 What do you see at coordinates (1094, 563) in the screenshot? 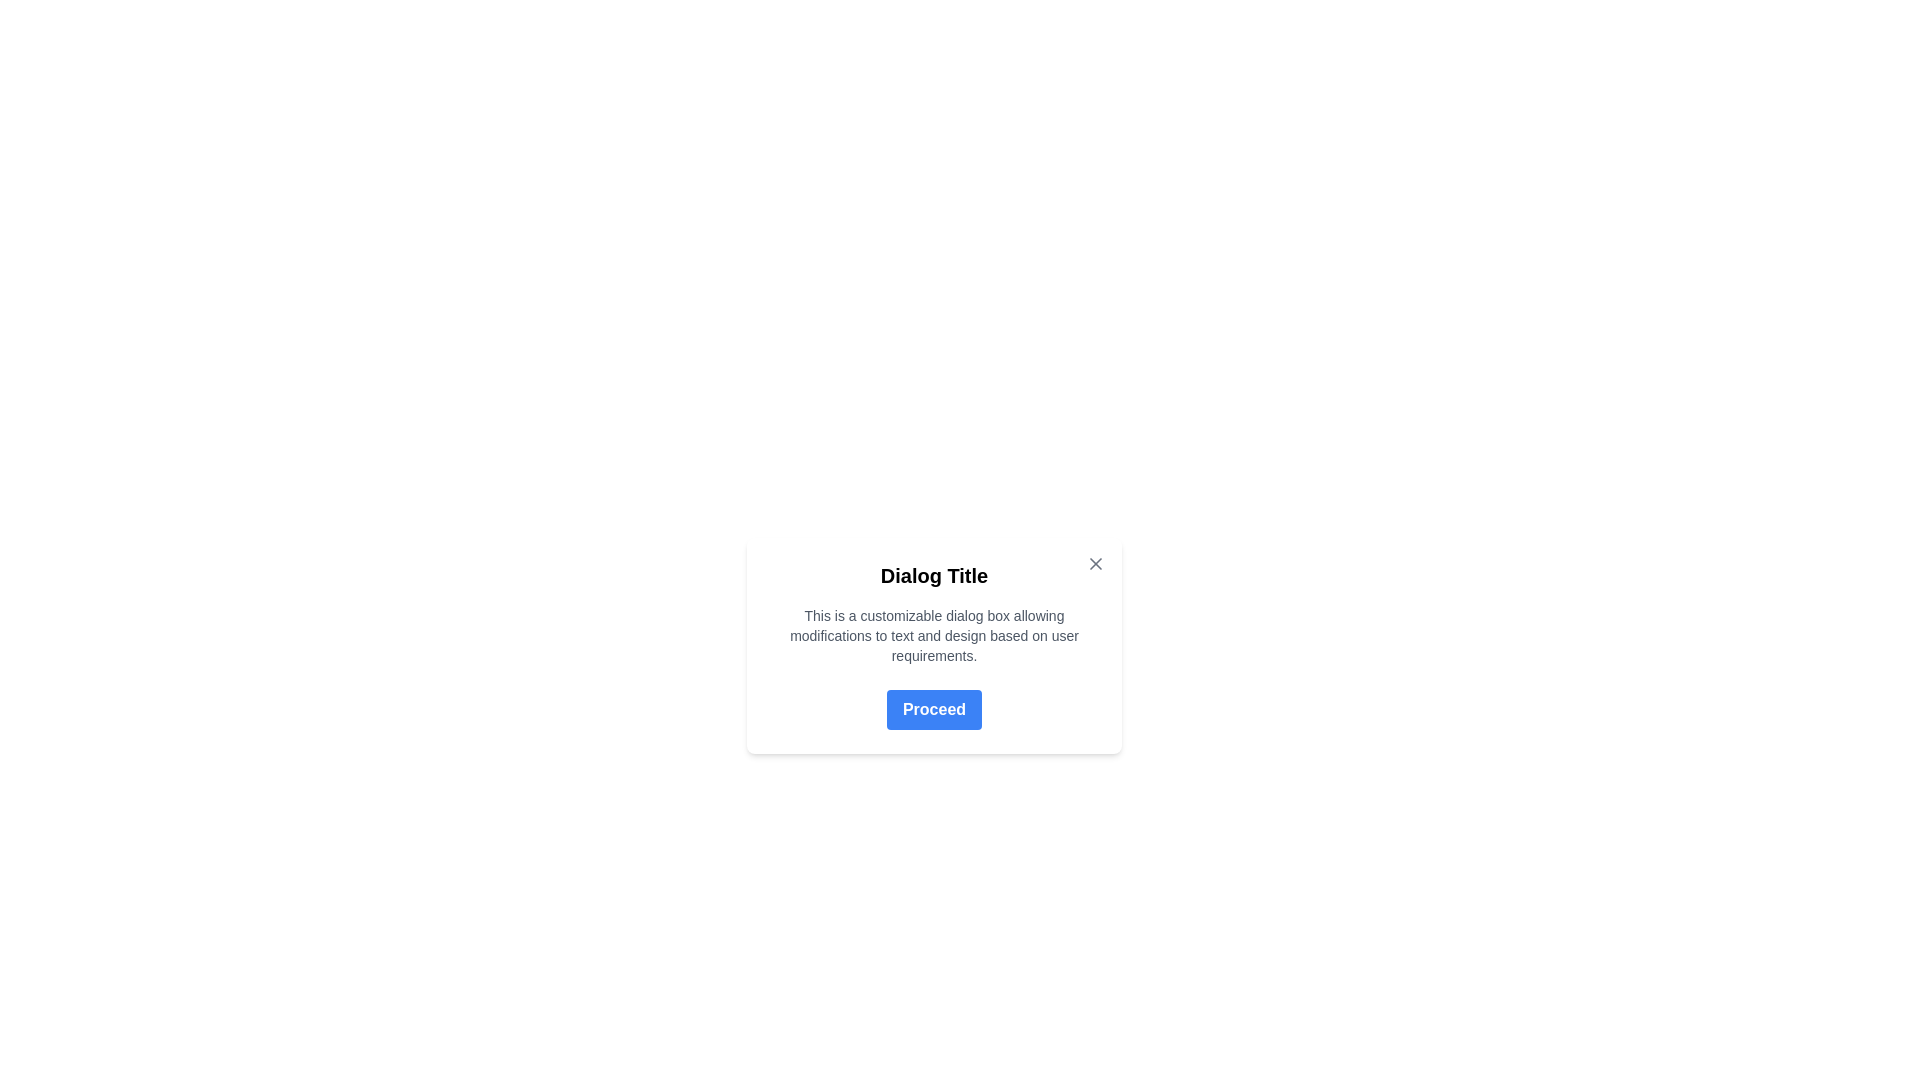
I see `the diagonal line forming part of the 'X' close icon located in the top-right corner of the dialog box` at bounding box center [1094, 563].